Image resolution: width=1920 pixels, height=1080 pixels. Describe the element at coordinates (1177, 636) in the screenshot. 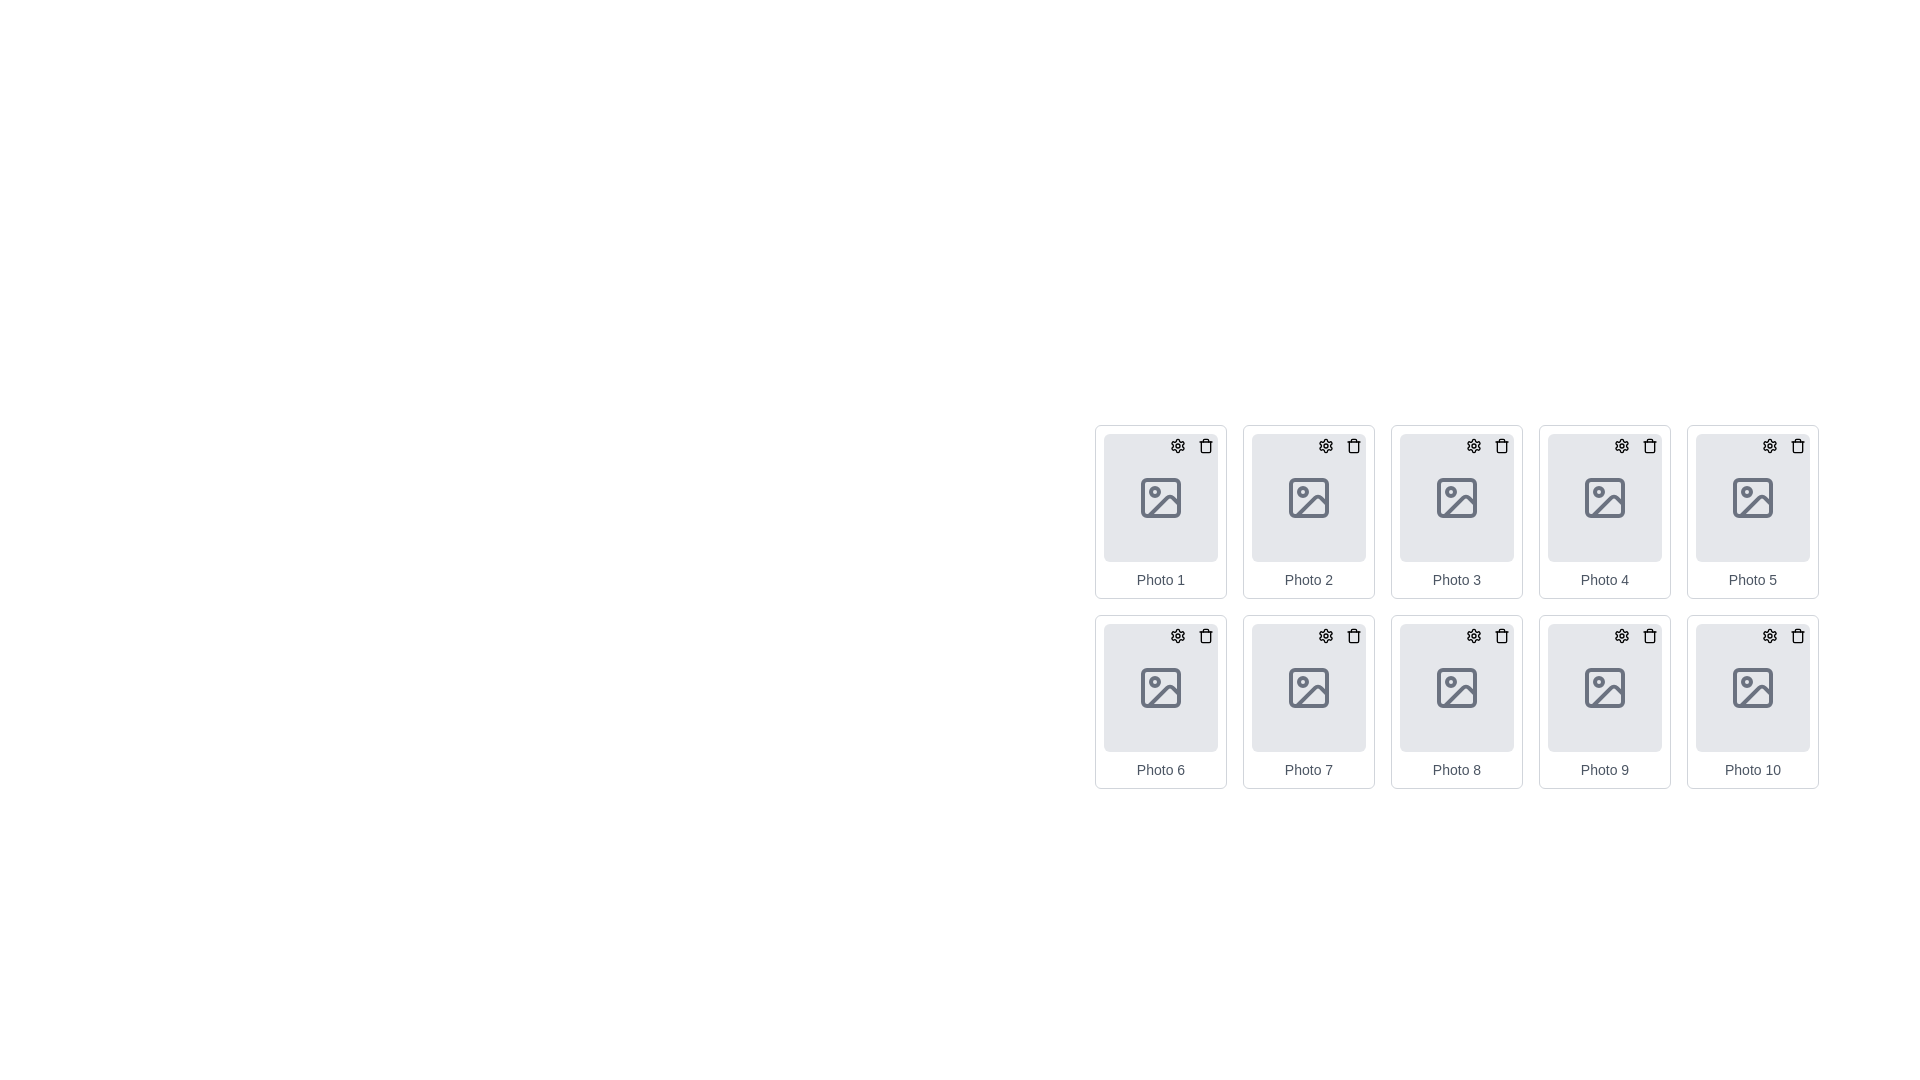

I see `the cogwheel-like icon representing the settings button located at the top right corner of the sixth photo card labeled 'Photo 6'` at that location.